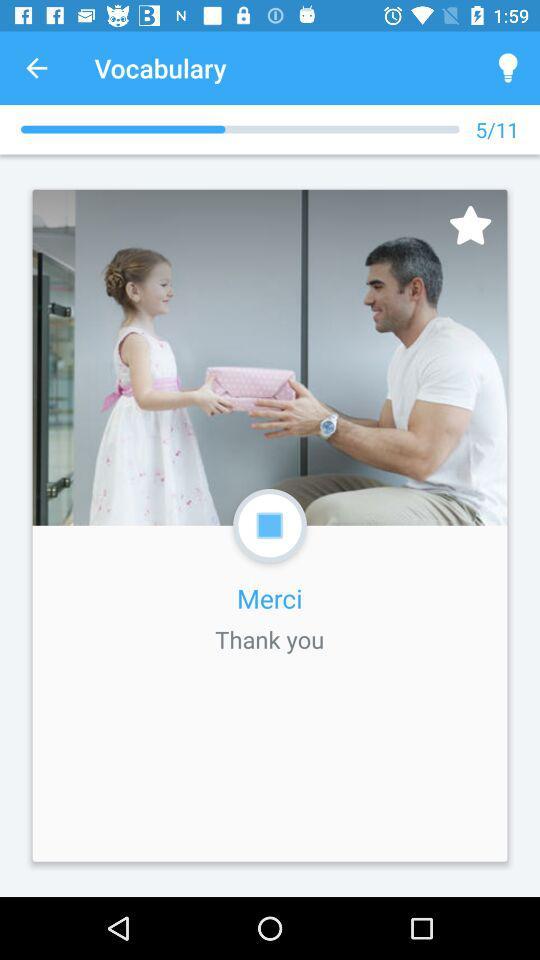 The image size is (540, 960). I want to click on the icon to the right of the vocabulary, so click(508, 68).